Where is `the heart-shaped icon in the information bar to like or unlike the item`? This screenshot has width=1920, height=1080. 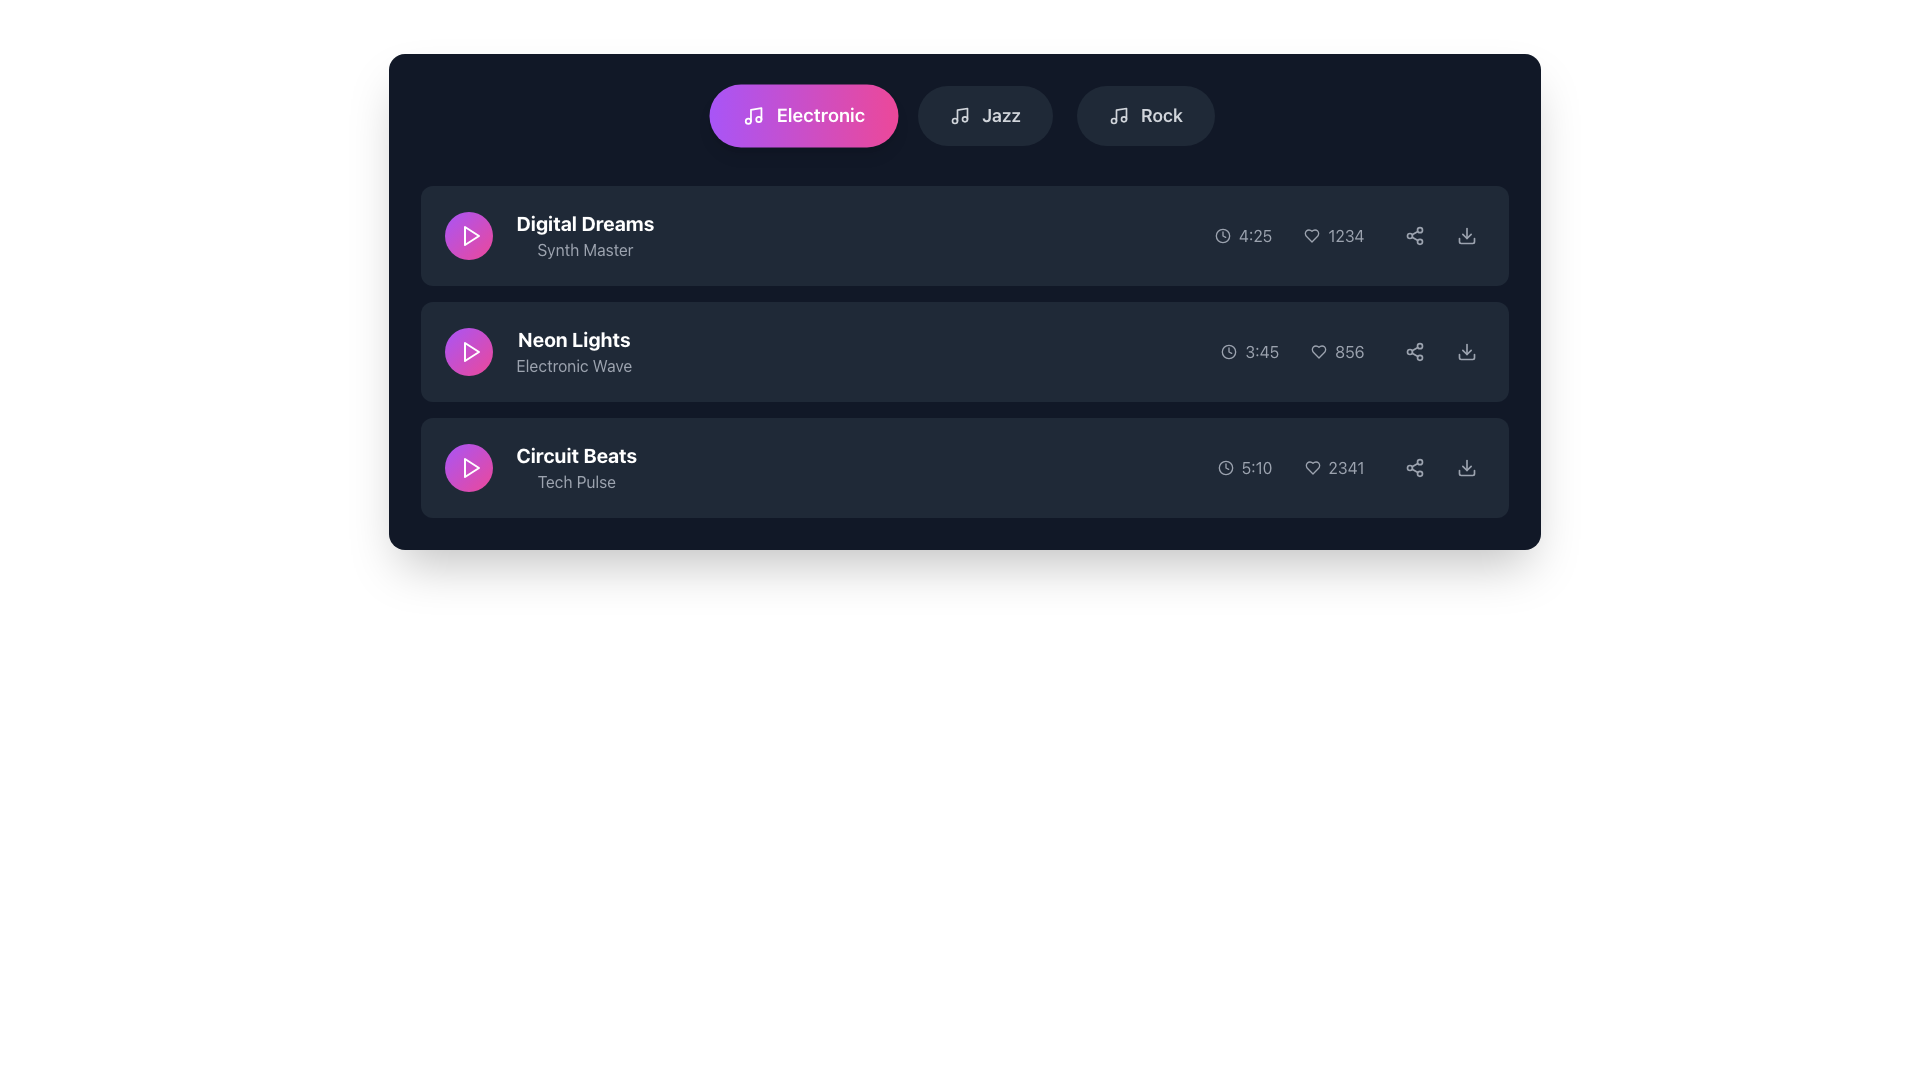 the heart-shaped icon in the information bar to like or unlike the item is located at coordinates (1312, 234).